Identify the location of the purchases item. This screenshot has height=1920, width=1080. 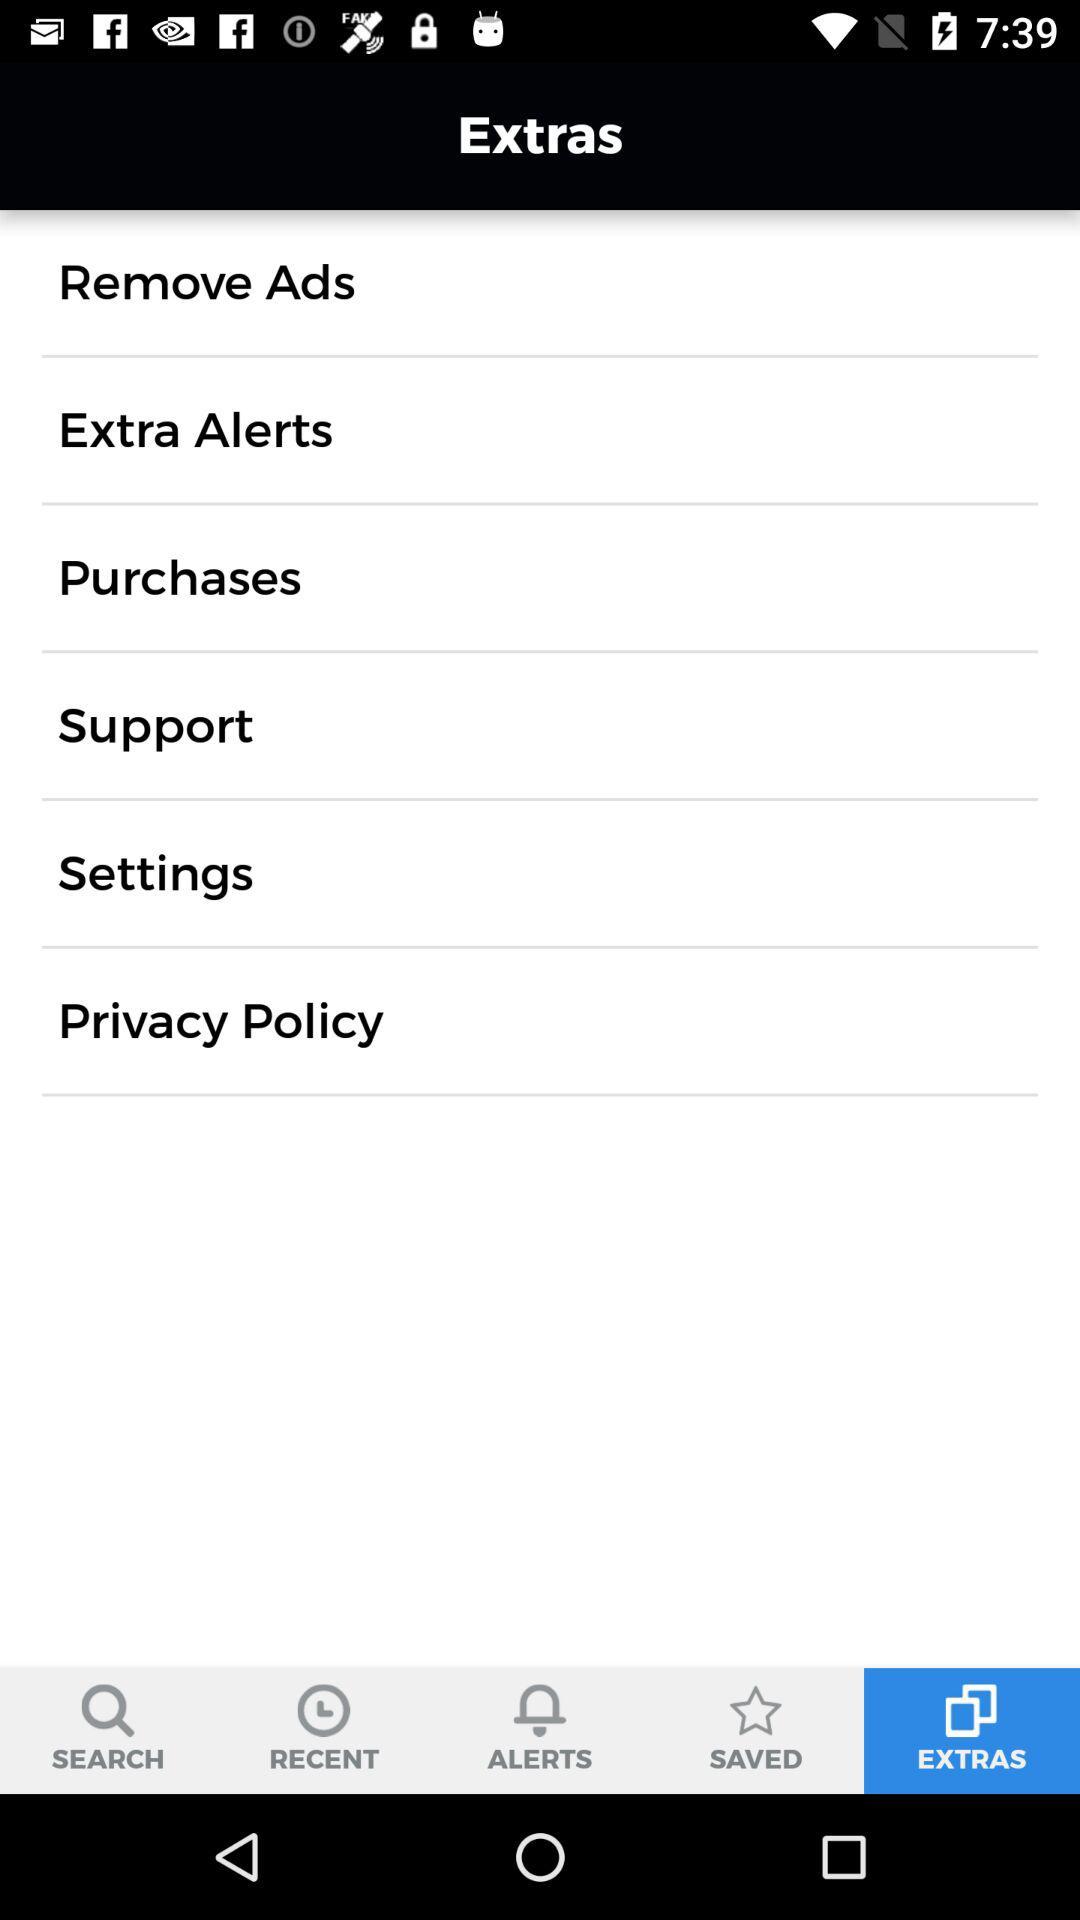
(178, 576).